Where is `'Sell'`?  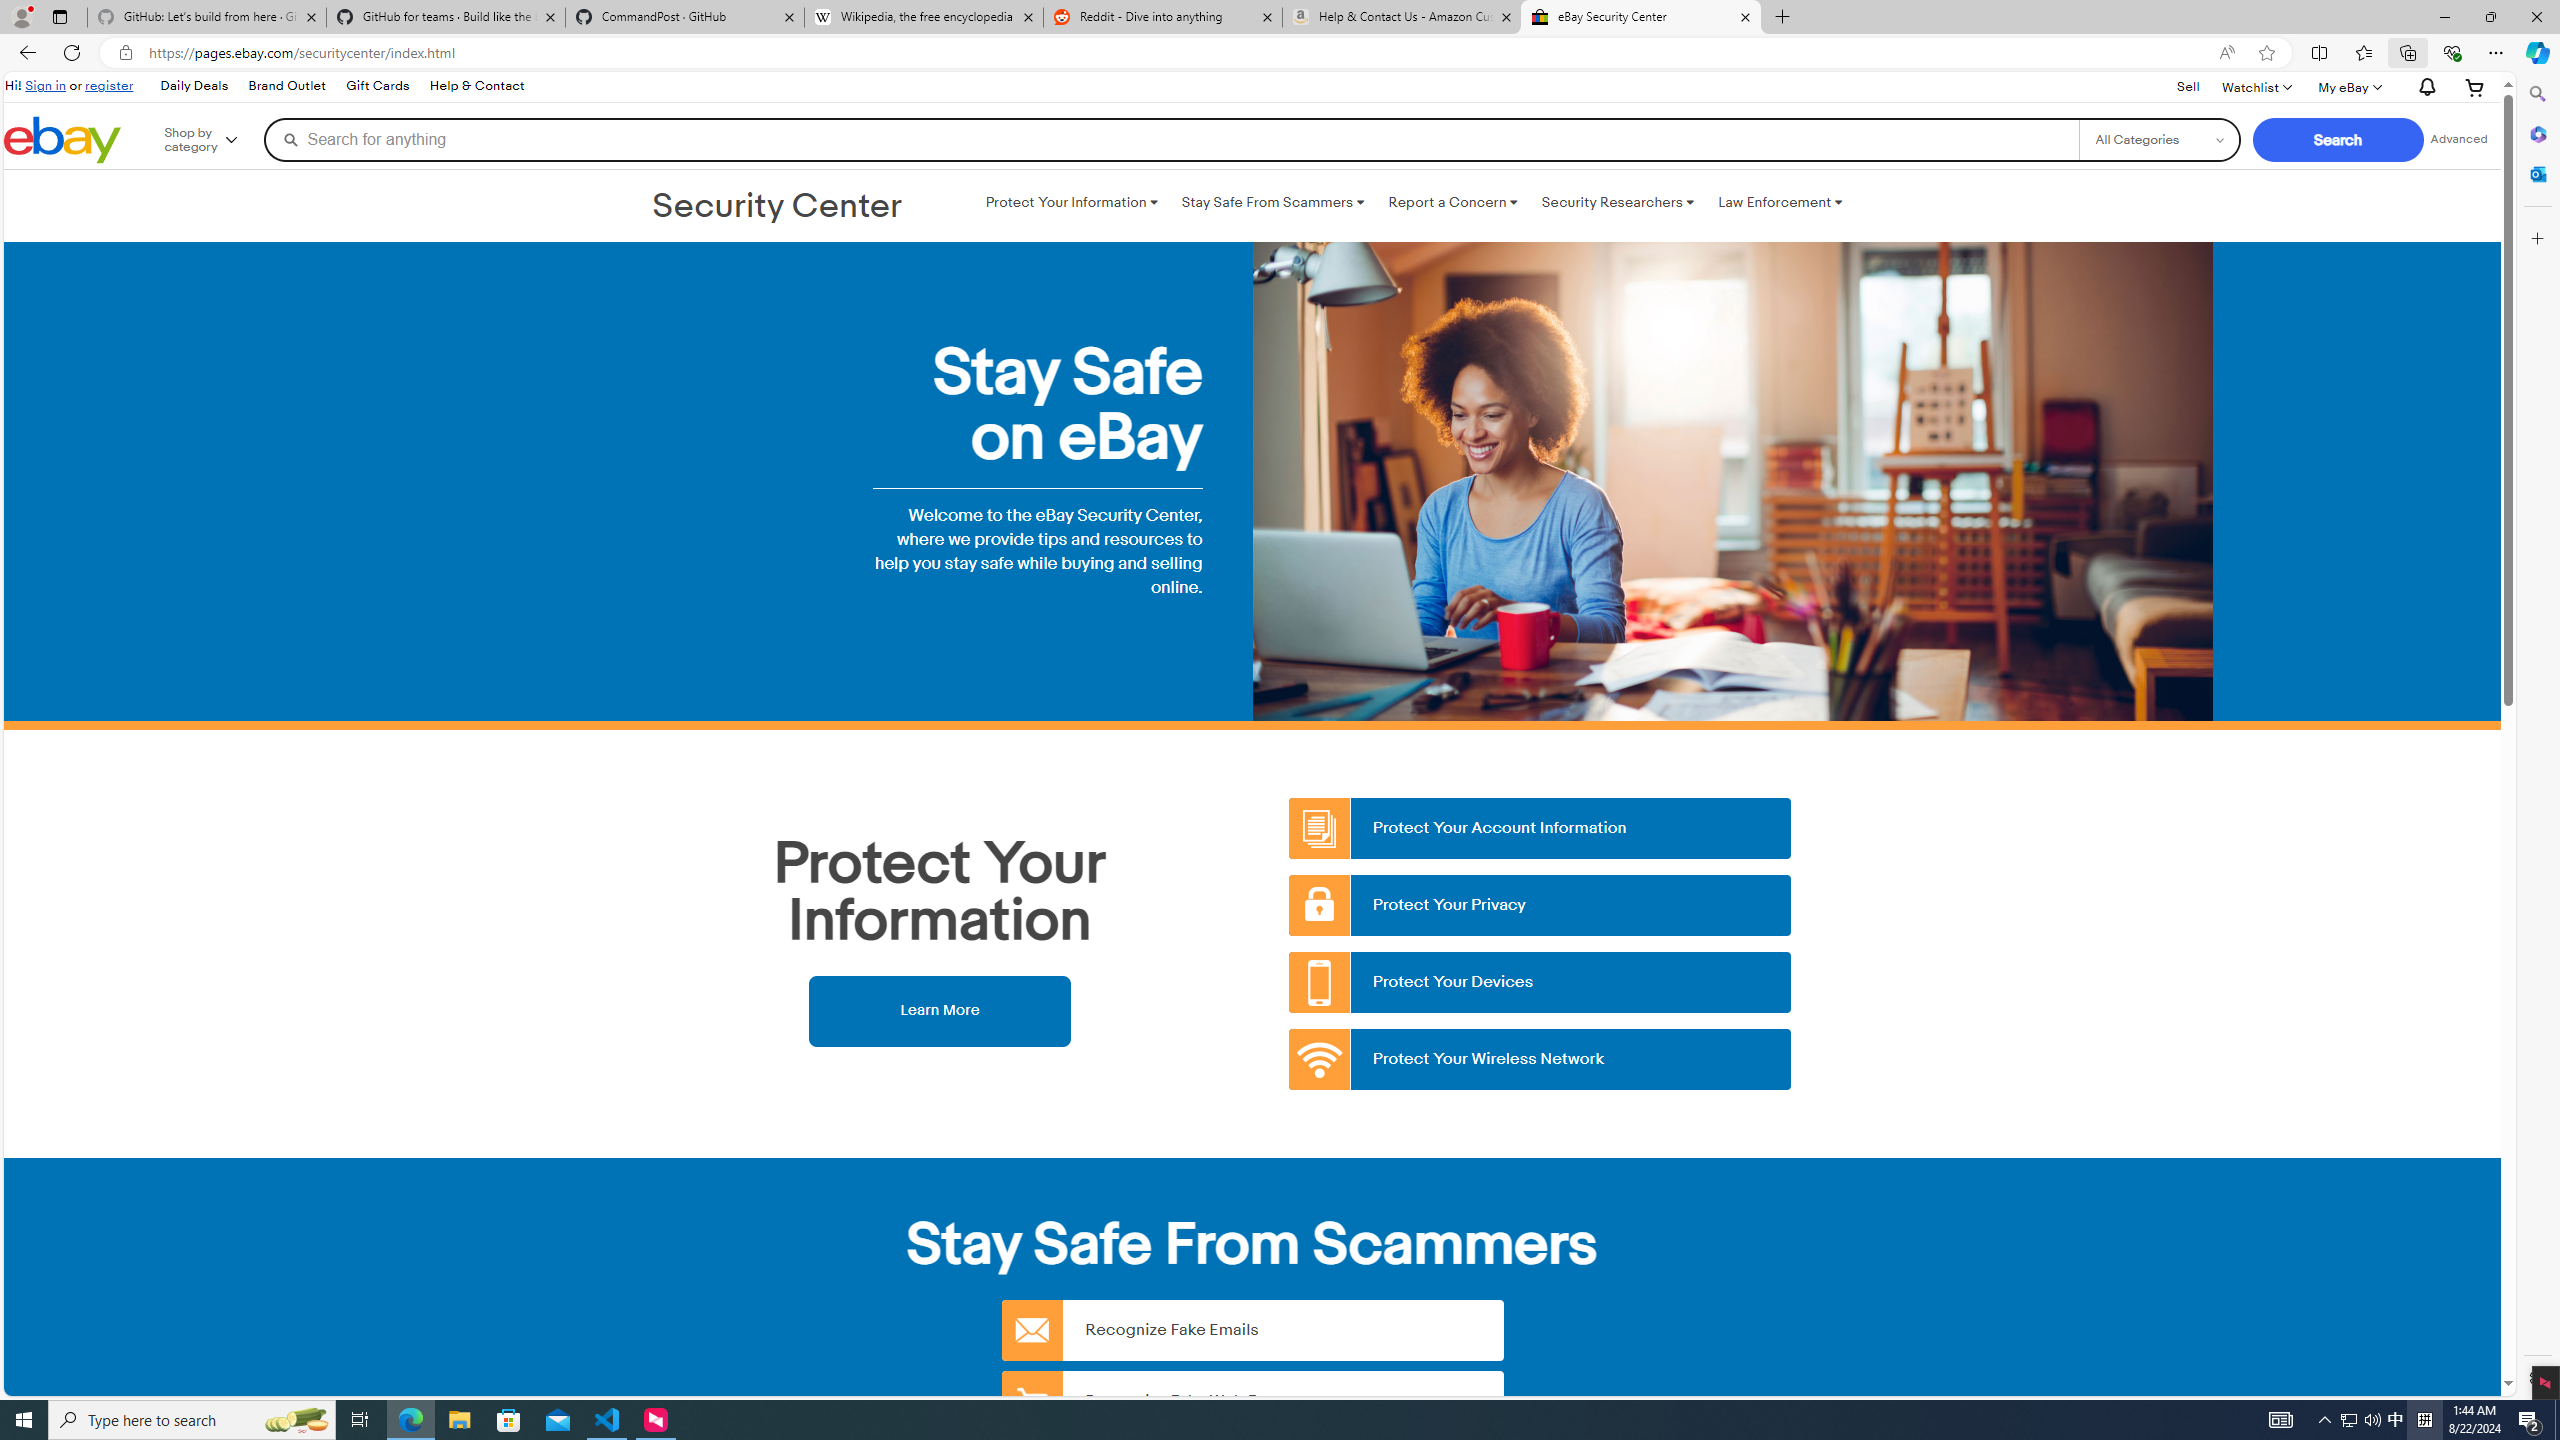
'Sell' is located at coordinates (2188, 87).